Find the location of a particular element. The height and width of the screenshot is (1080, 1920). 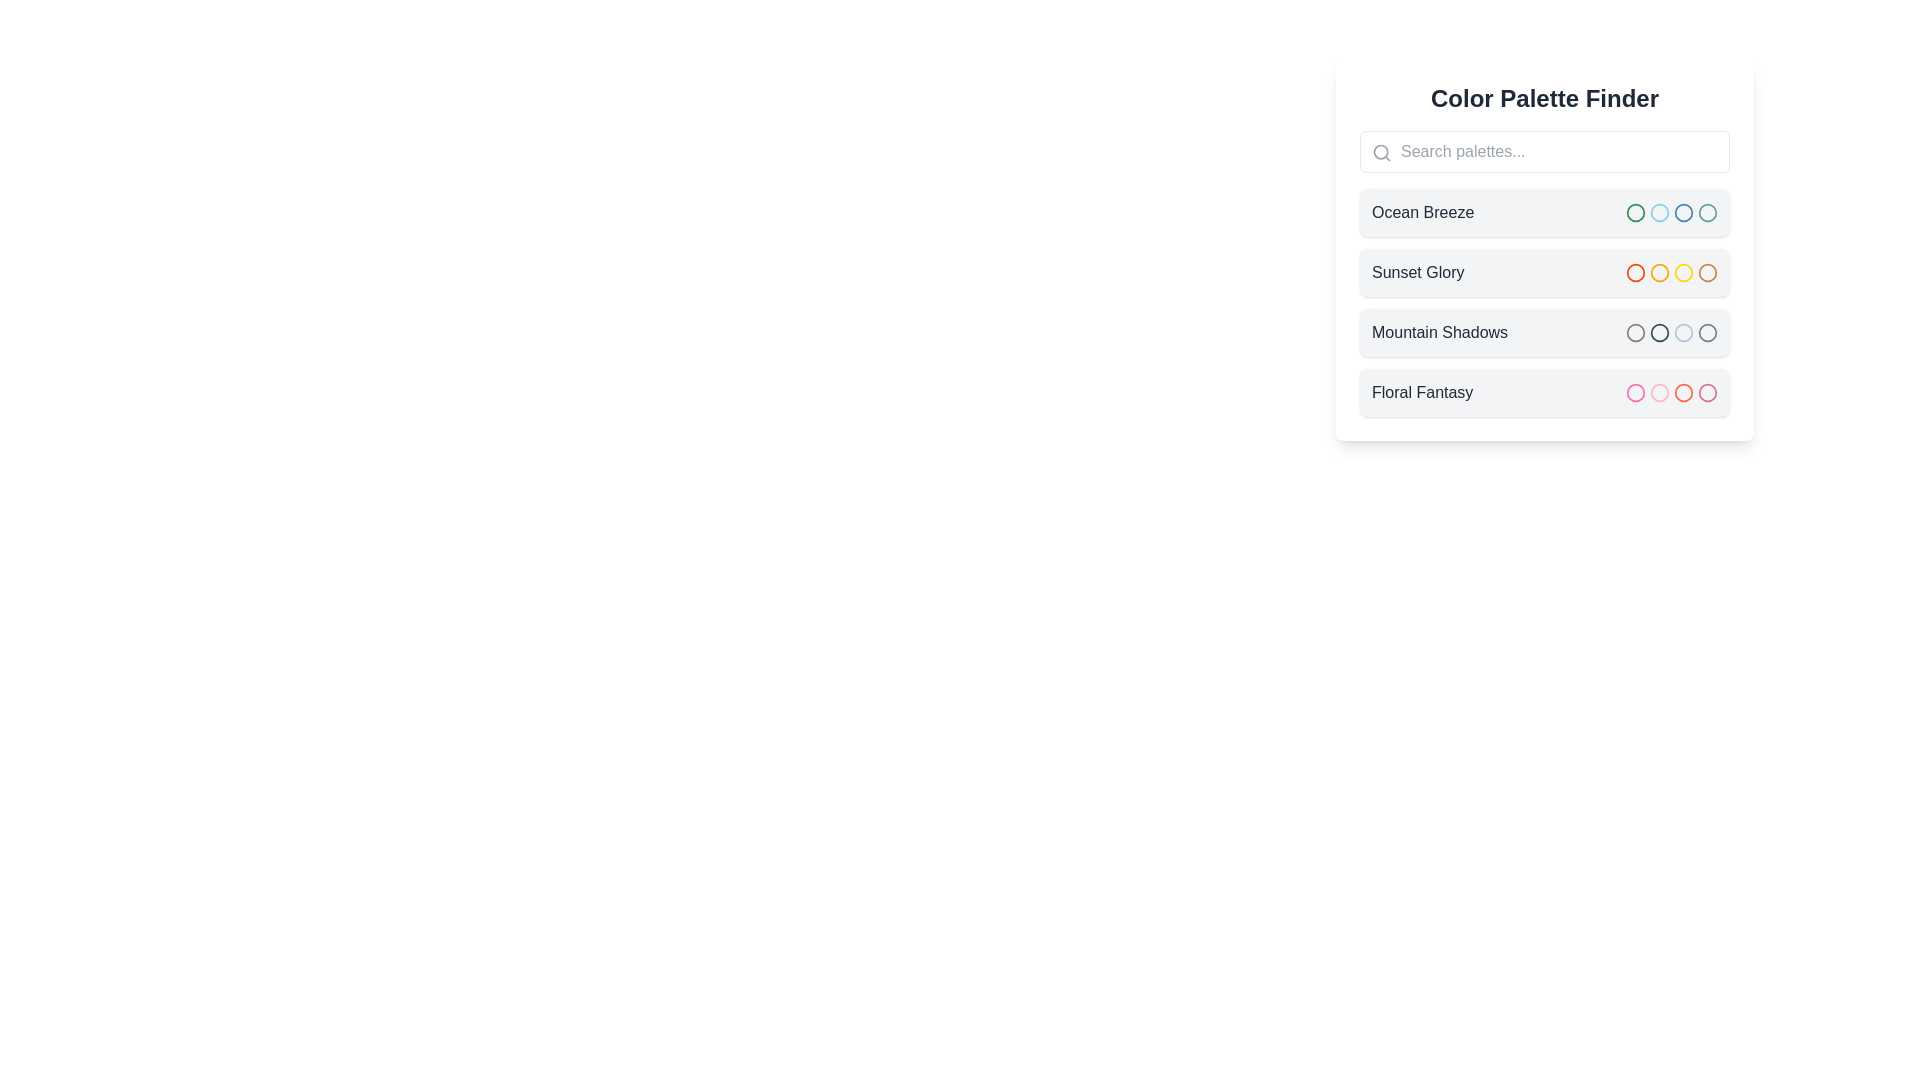

the fourth circular visual indicator in the 'Sunset Glory' color palette, located at the bottom-right of the color options is located at coordinates (1707, 273).